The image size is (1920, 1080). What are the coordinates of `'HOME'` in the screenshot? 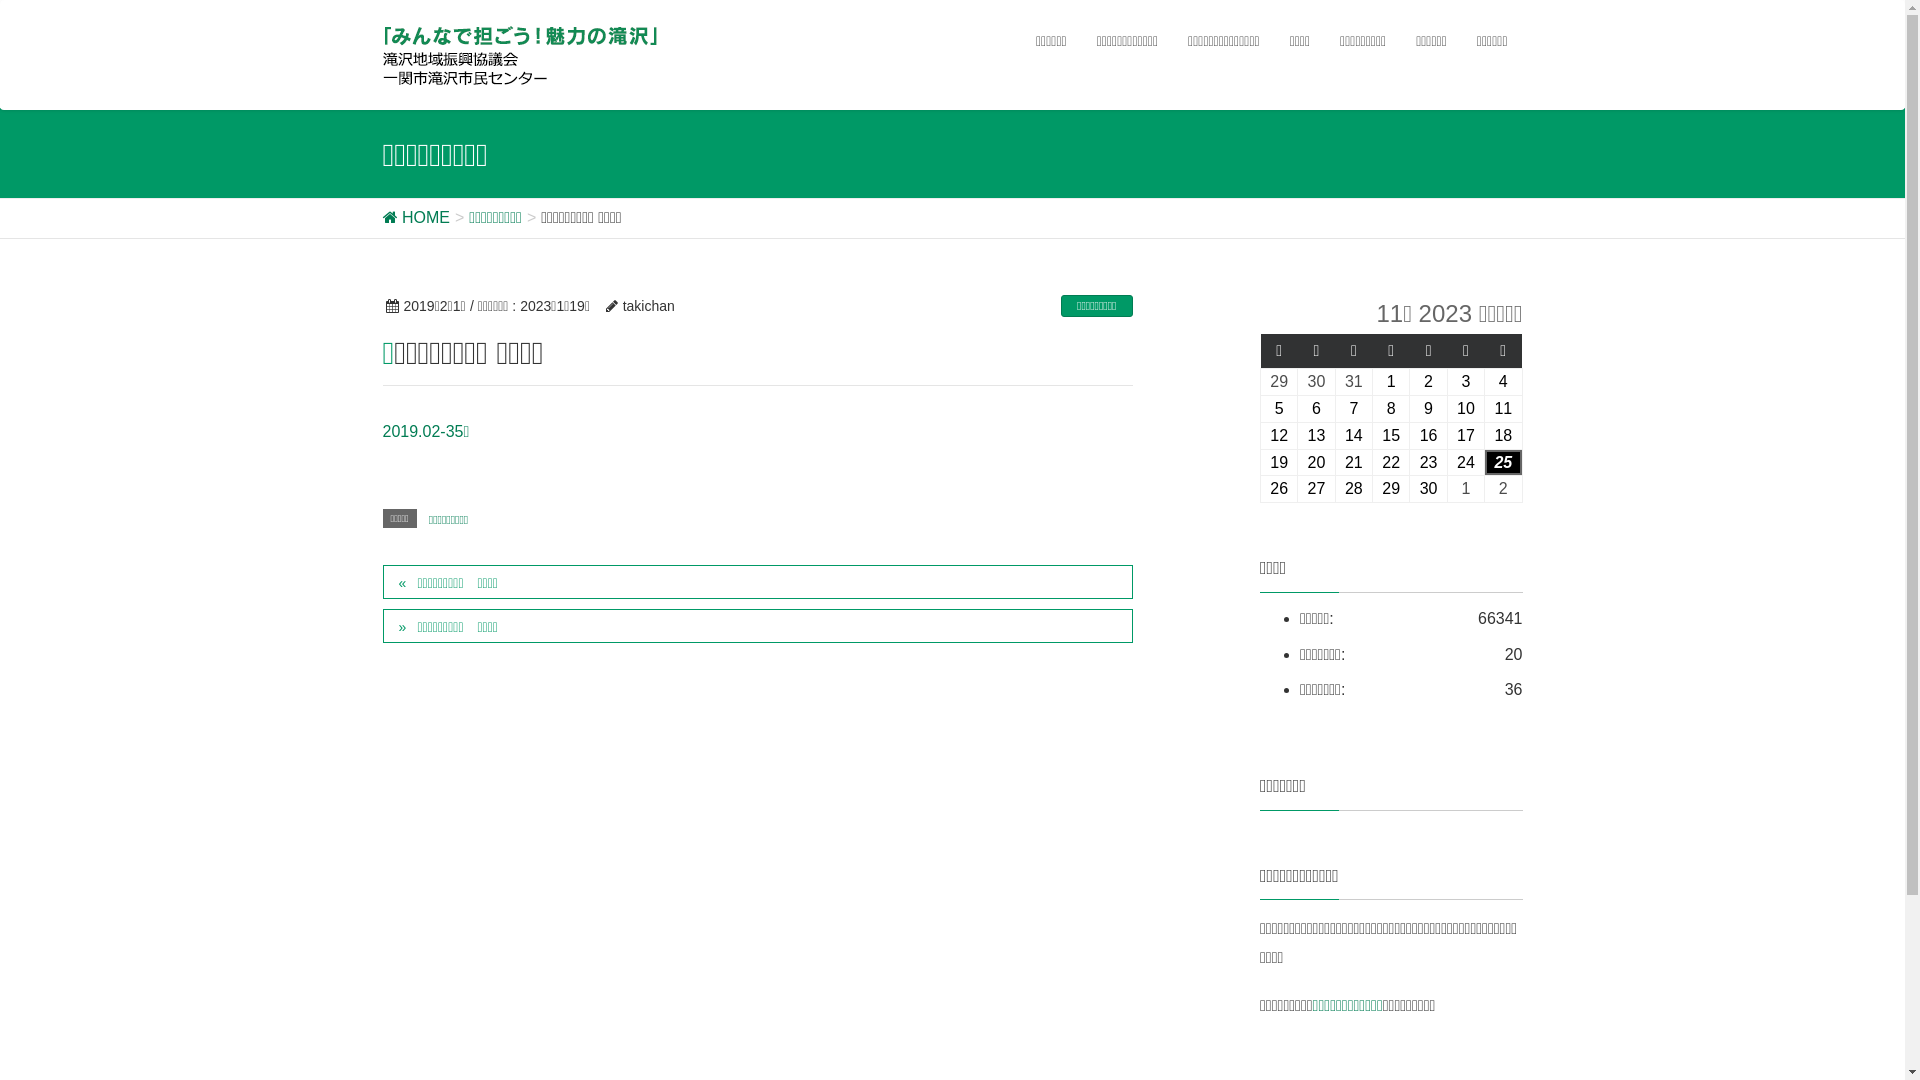 It's located at (414, 217).